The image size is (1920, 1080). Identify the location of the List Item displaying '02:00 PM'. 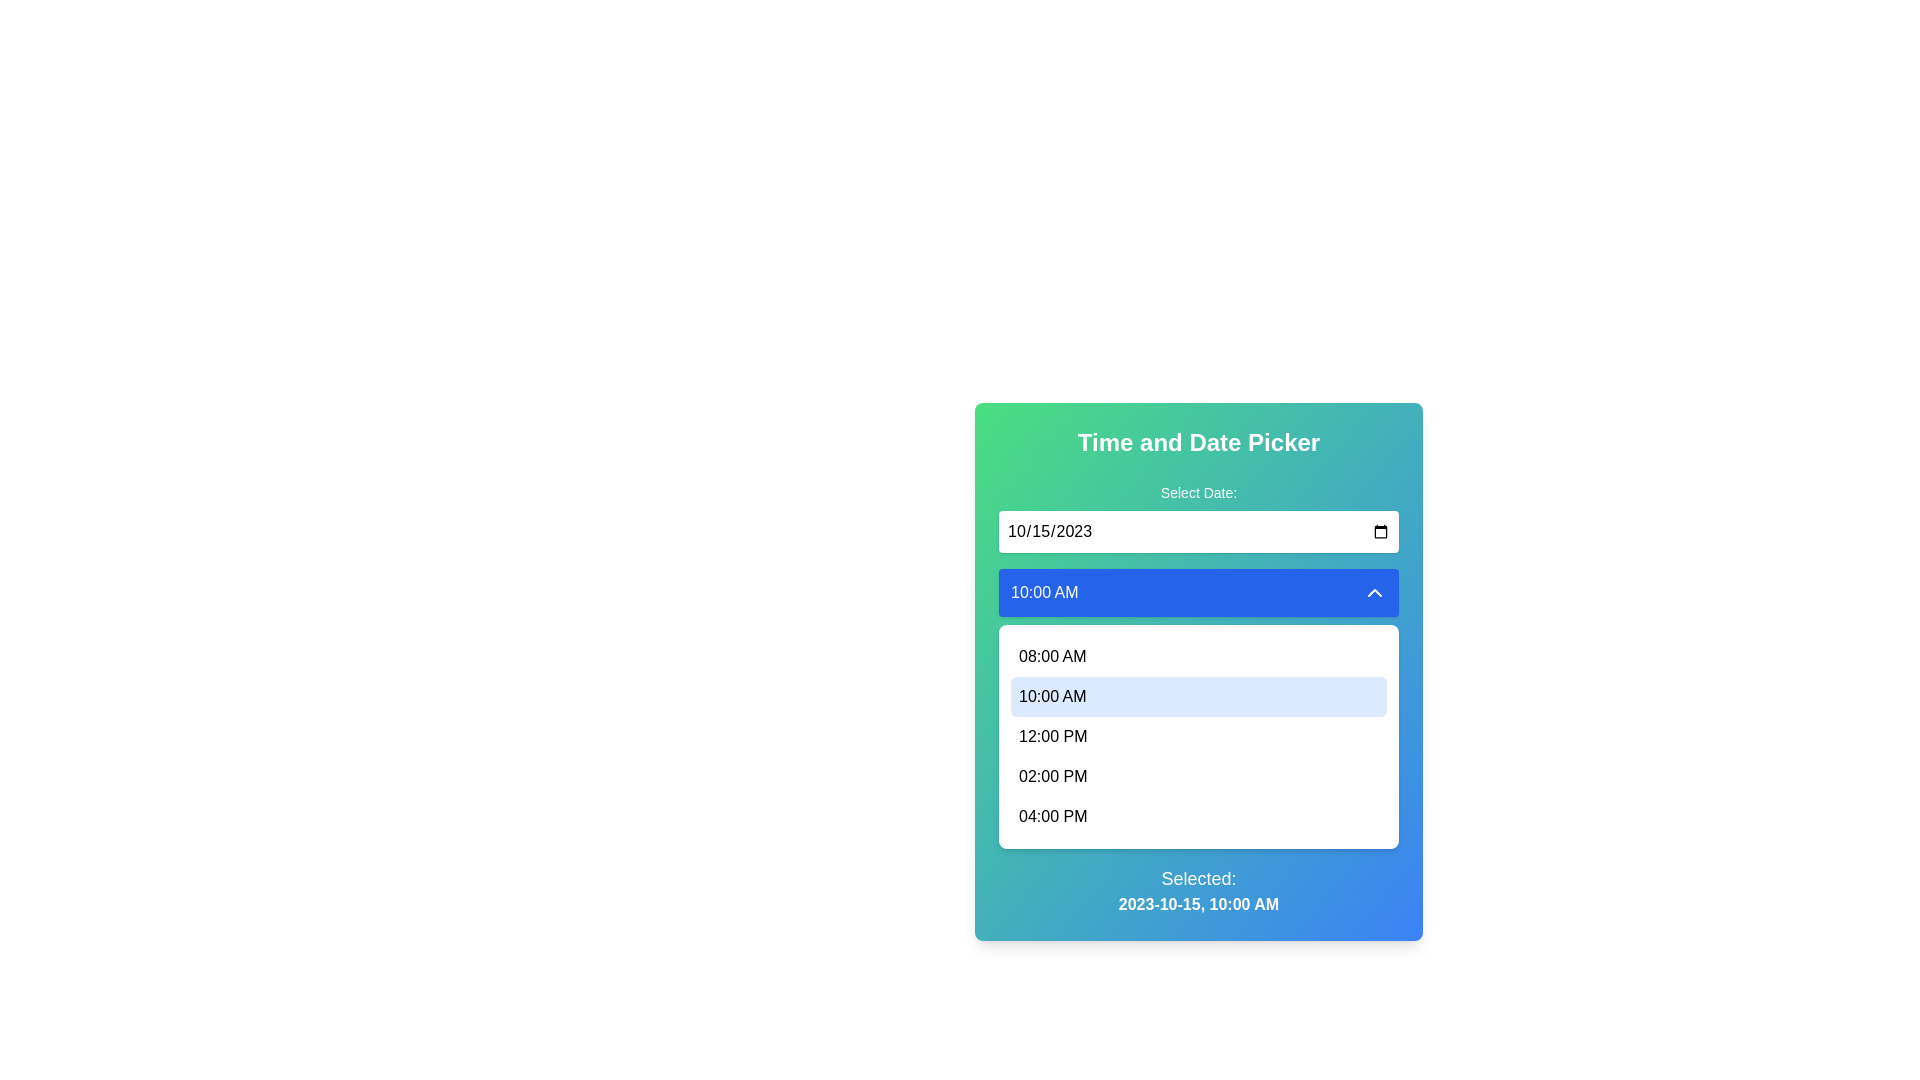
(1199, 775).